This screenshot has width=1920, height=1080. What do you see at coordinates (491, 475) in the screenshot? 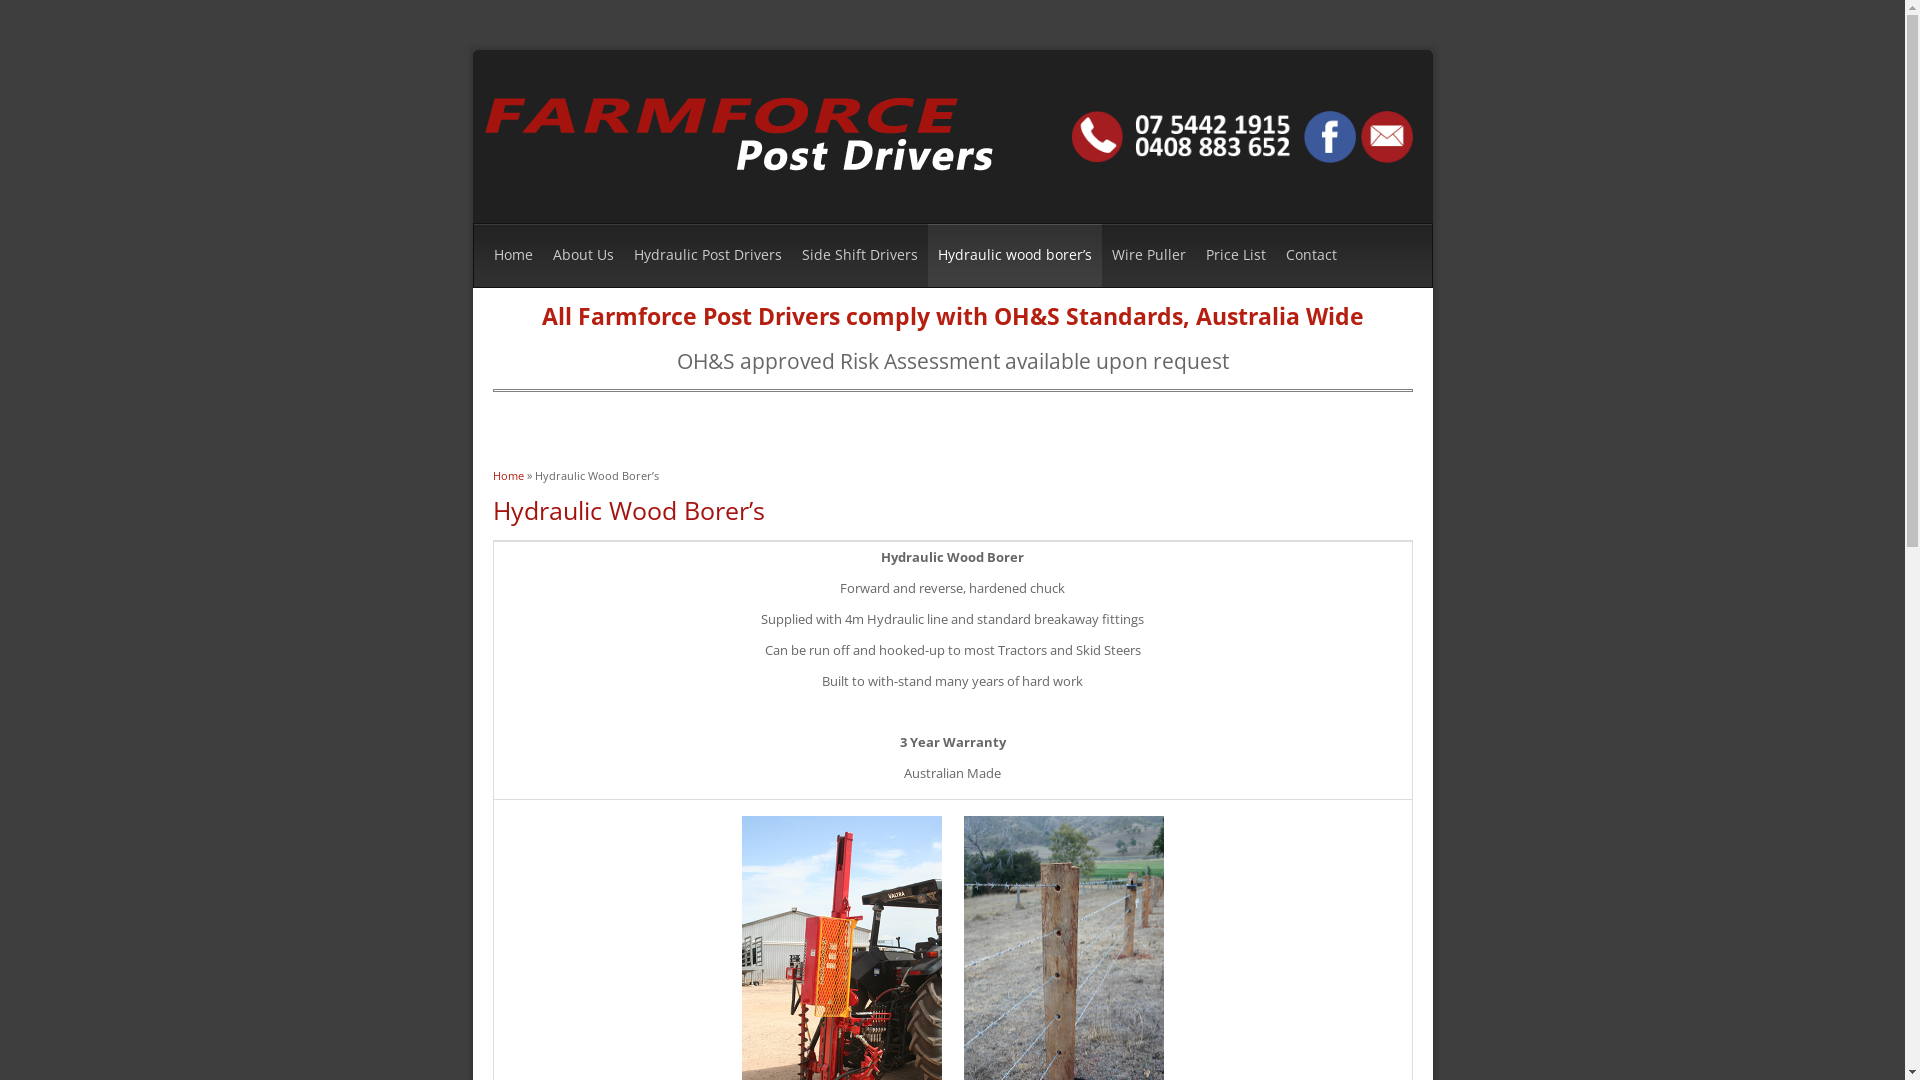
I see `'Home'` at bounding box center [491, 475].